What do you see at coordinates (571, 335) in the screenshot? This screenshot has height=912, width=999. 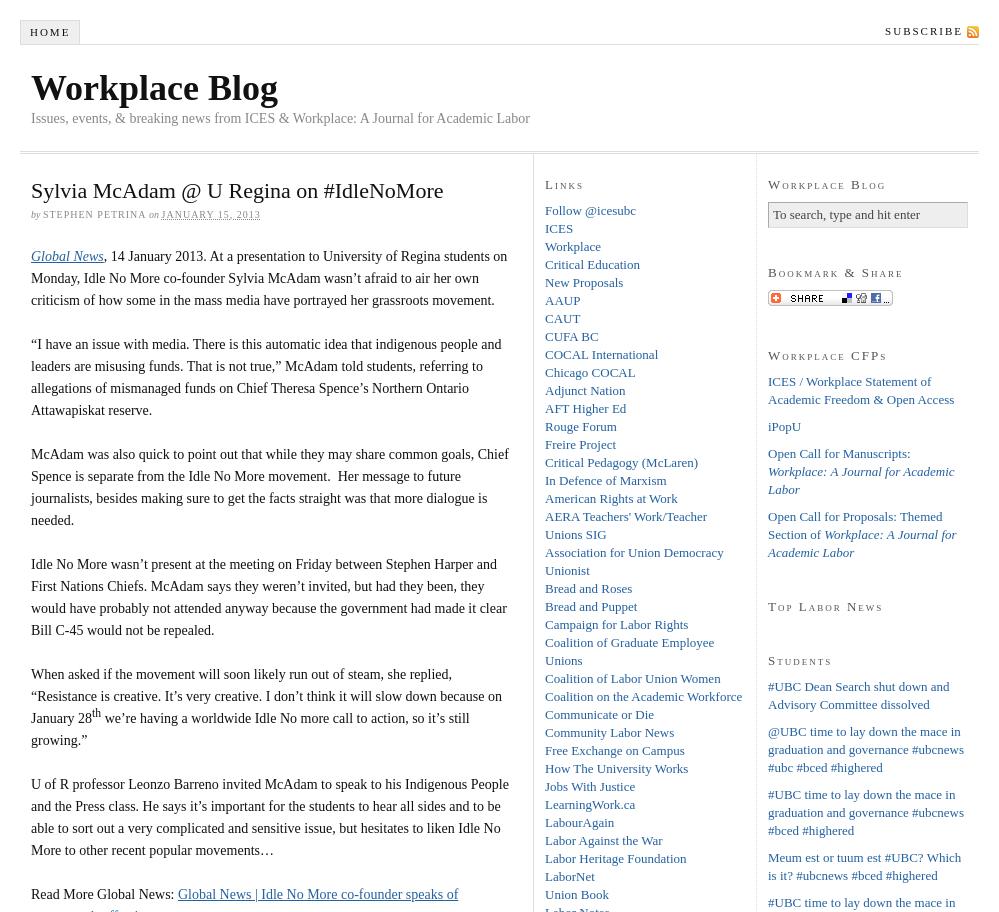 I see `'CUFA BC'` at bounding box center [571, 335].